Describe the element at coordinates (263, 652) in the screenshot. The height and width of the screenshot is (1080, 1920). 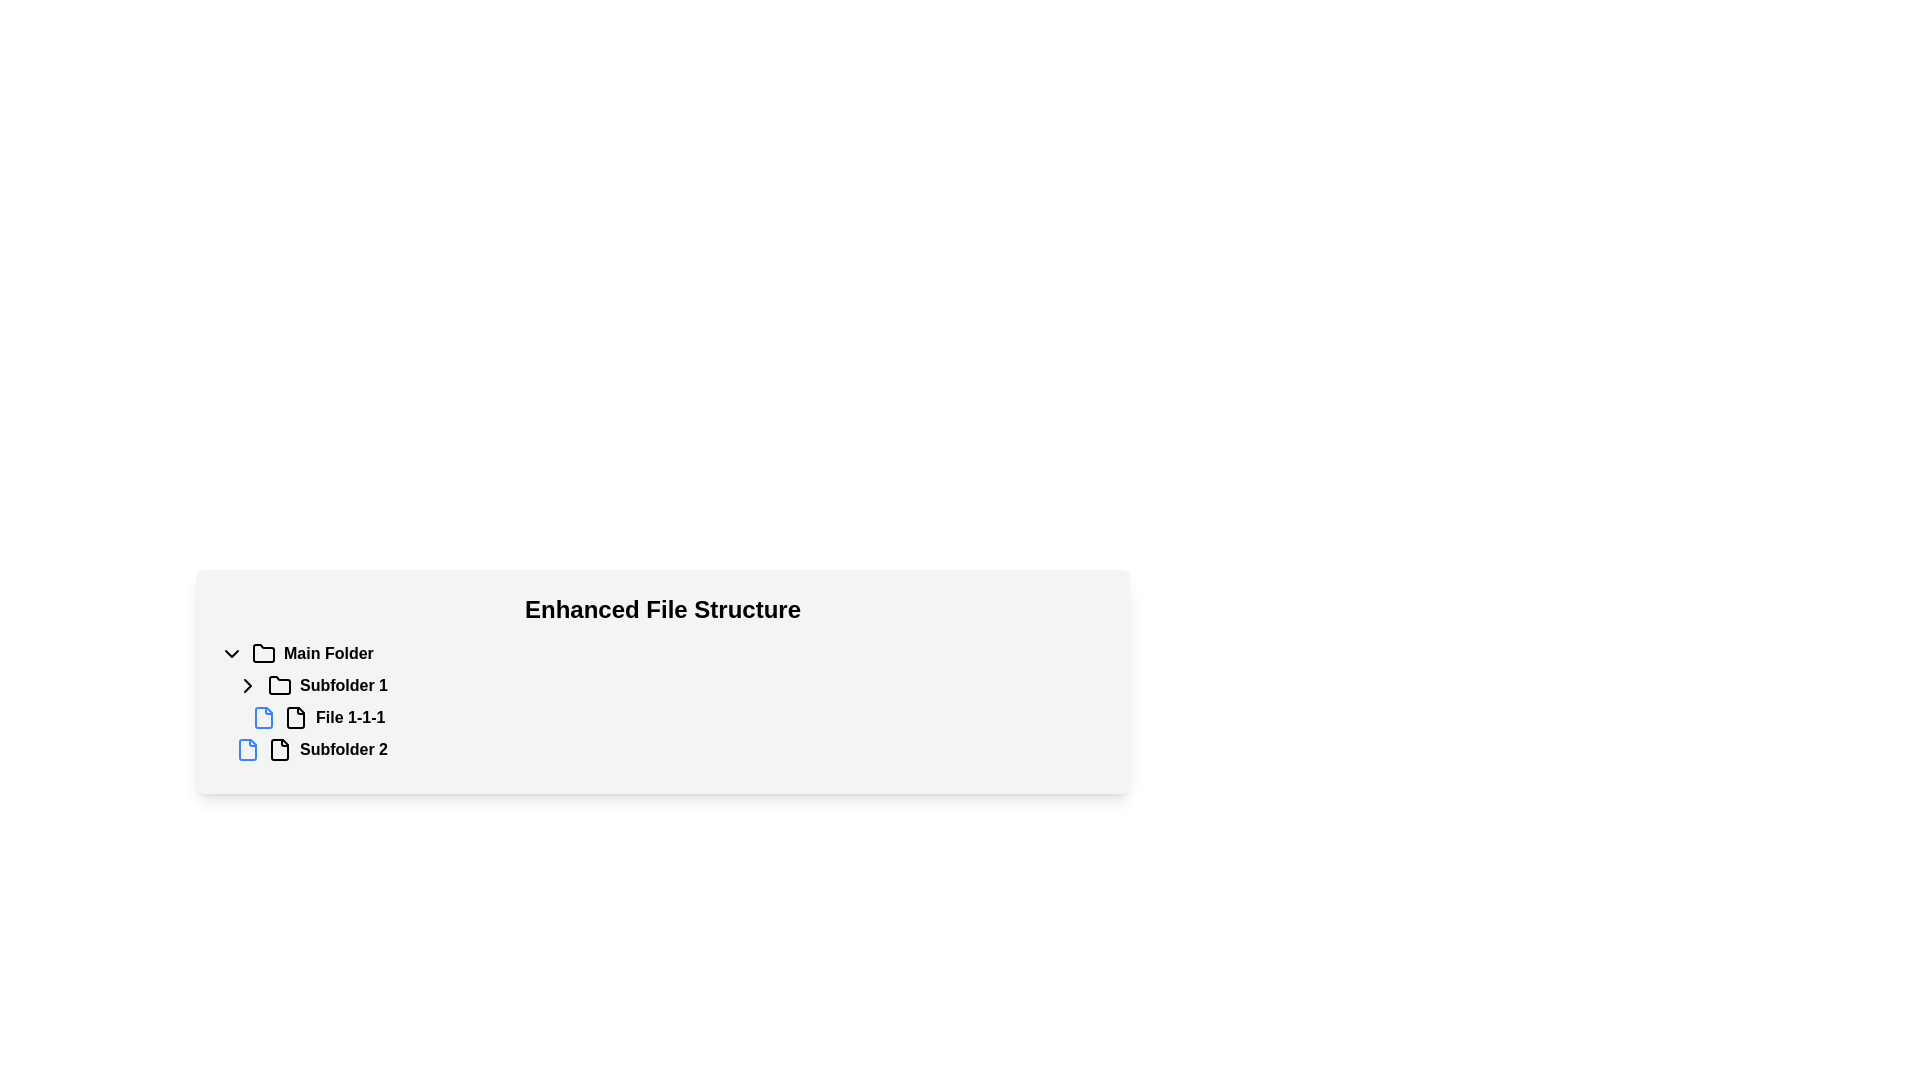
I see `the folder icon representing 'Main Folder', which is visually identifiable and located next to the text 'Main Folder' in the file structure interface` at that location.